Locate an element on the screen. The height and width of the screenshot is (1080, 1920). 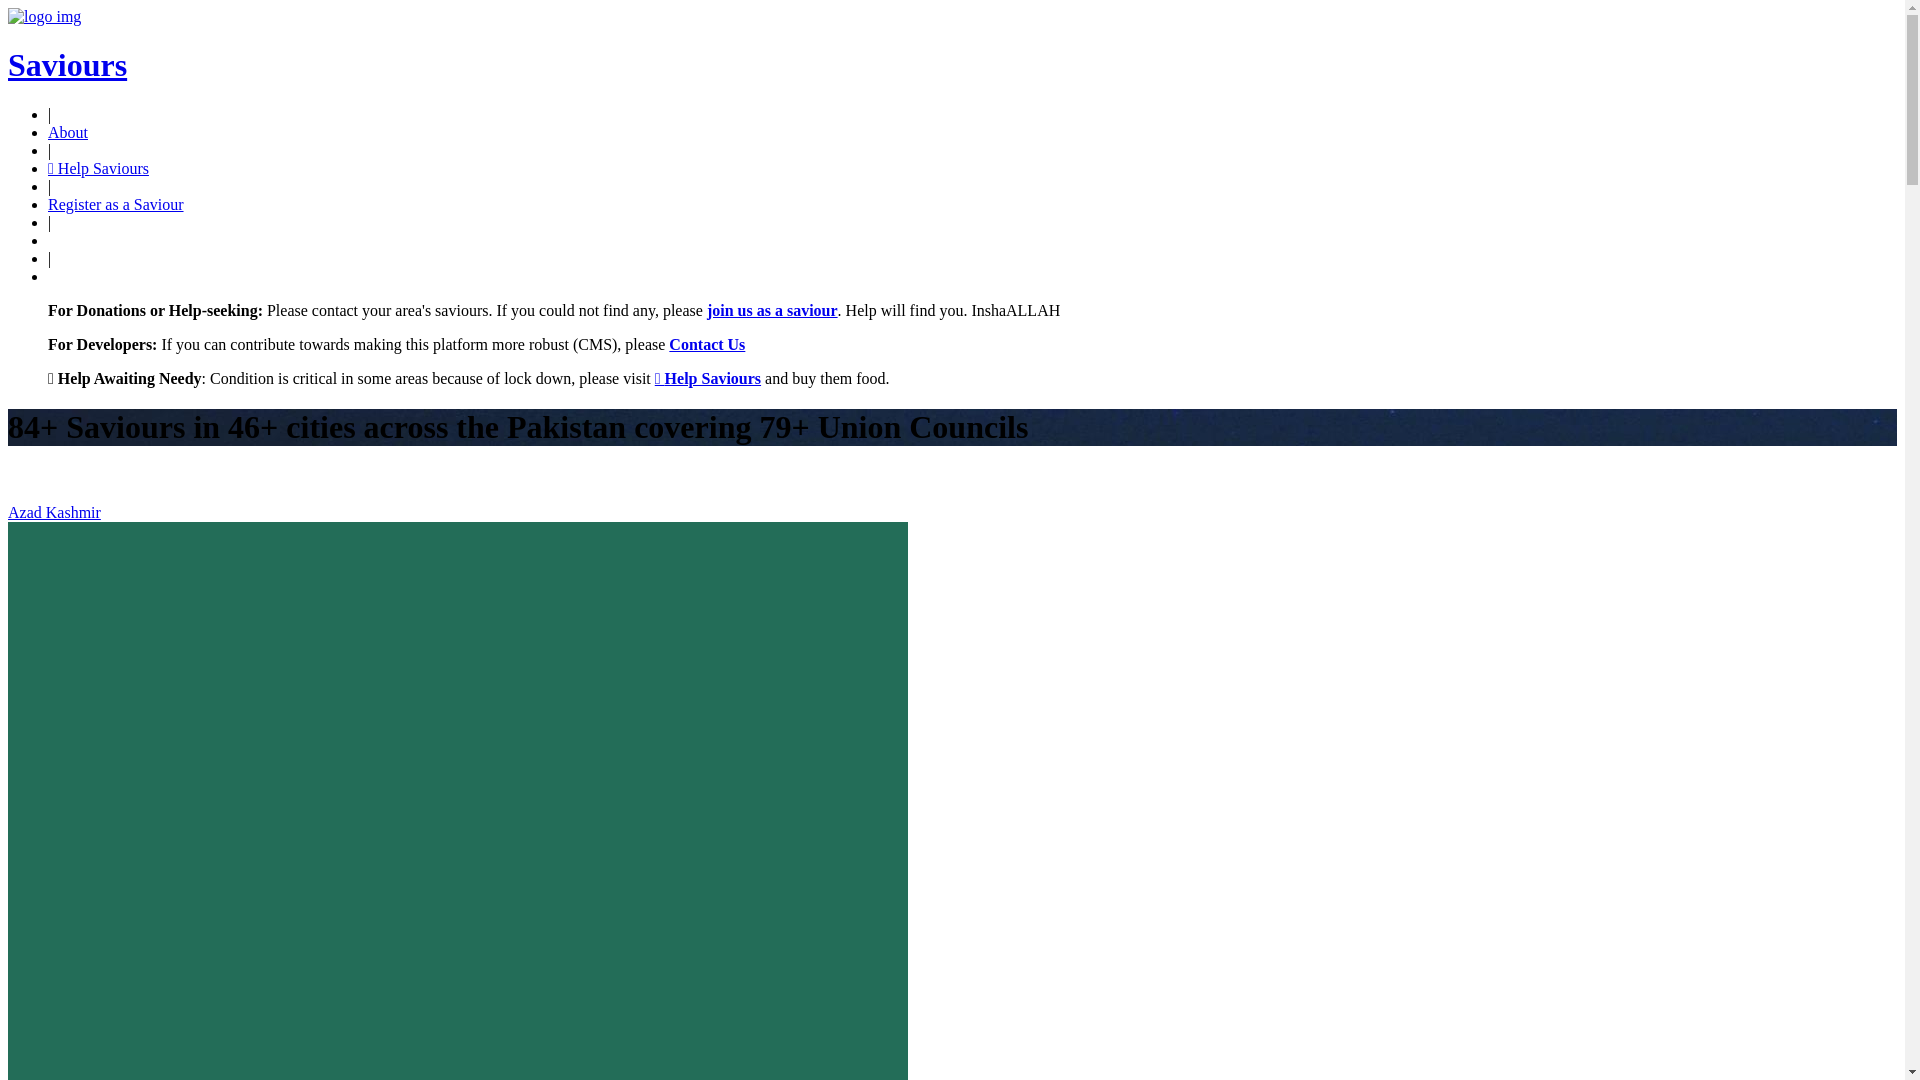
'Saviours' is located at coordinates (67, 64).